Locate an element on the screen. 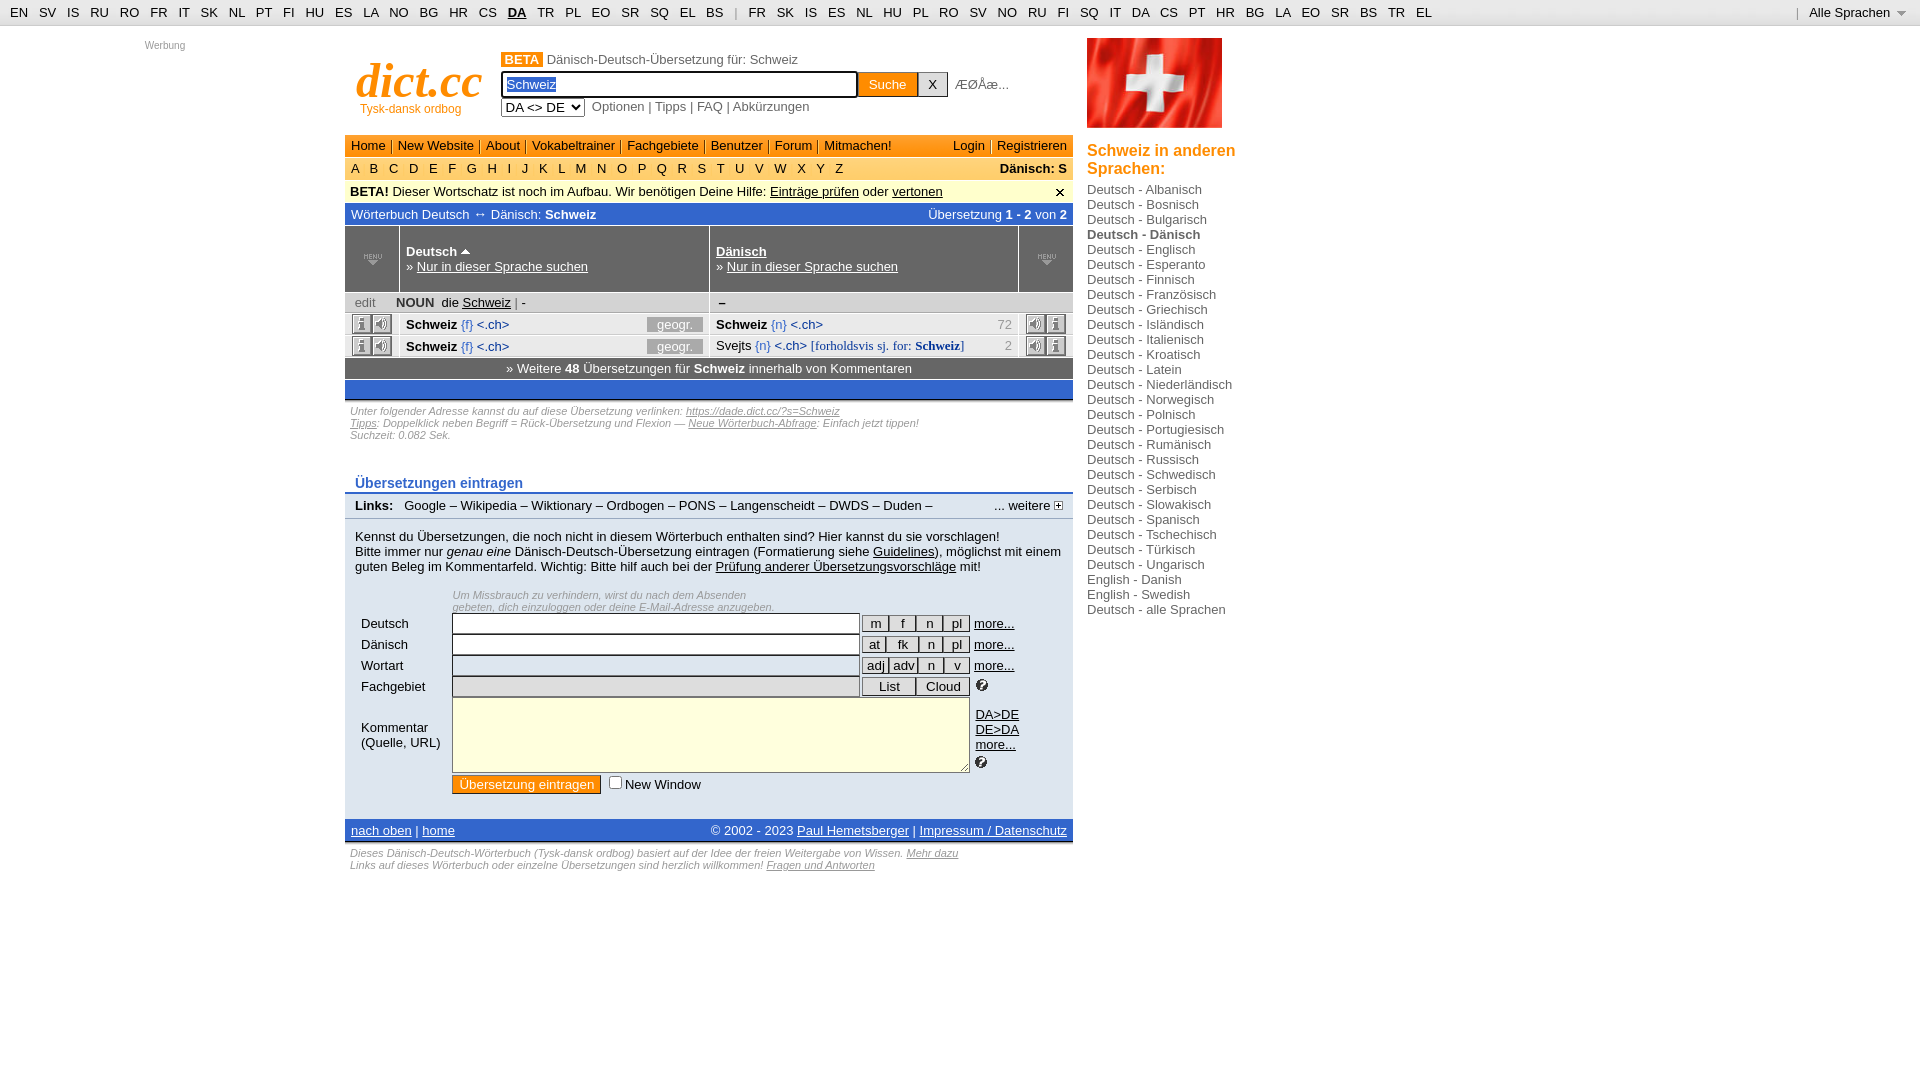 Image resolution: width=1920 pixels, height=1080 pixels. 'List' is located at coordinates (887, 685).